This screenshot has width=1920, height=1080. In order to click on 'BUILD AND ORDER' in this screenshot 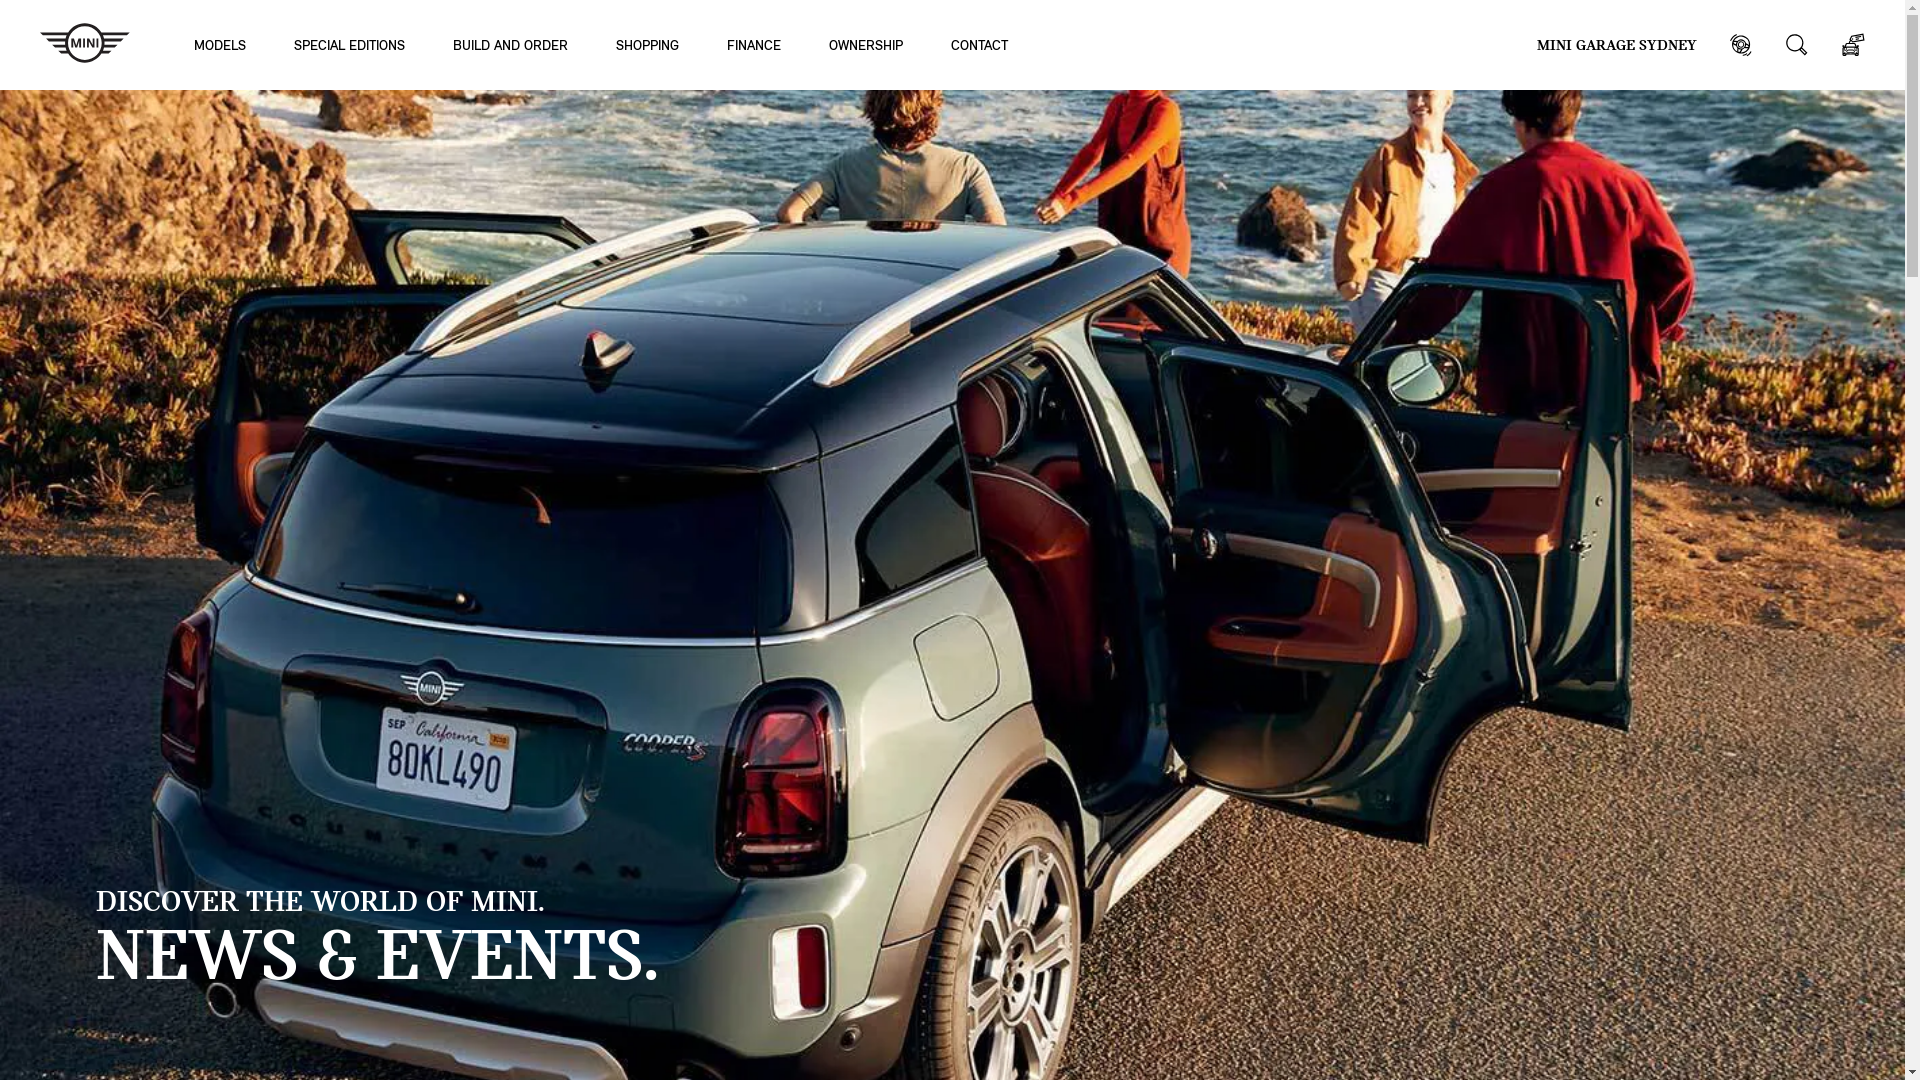, I will do `click(451, 44)`.